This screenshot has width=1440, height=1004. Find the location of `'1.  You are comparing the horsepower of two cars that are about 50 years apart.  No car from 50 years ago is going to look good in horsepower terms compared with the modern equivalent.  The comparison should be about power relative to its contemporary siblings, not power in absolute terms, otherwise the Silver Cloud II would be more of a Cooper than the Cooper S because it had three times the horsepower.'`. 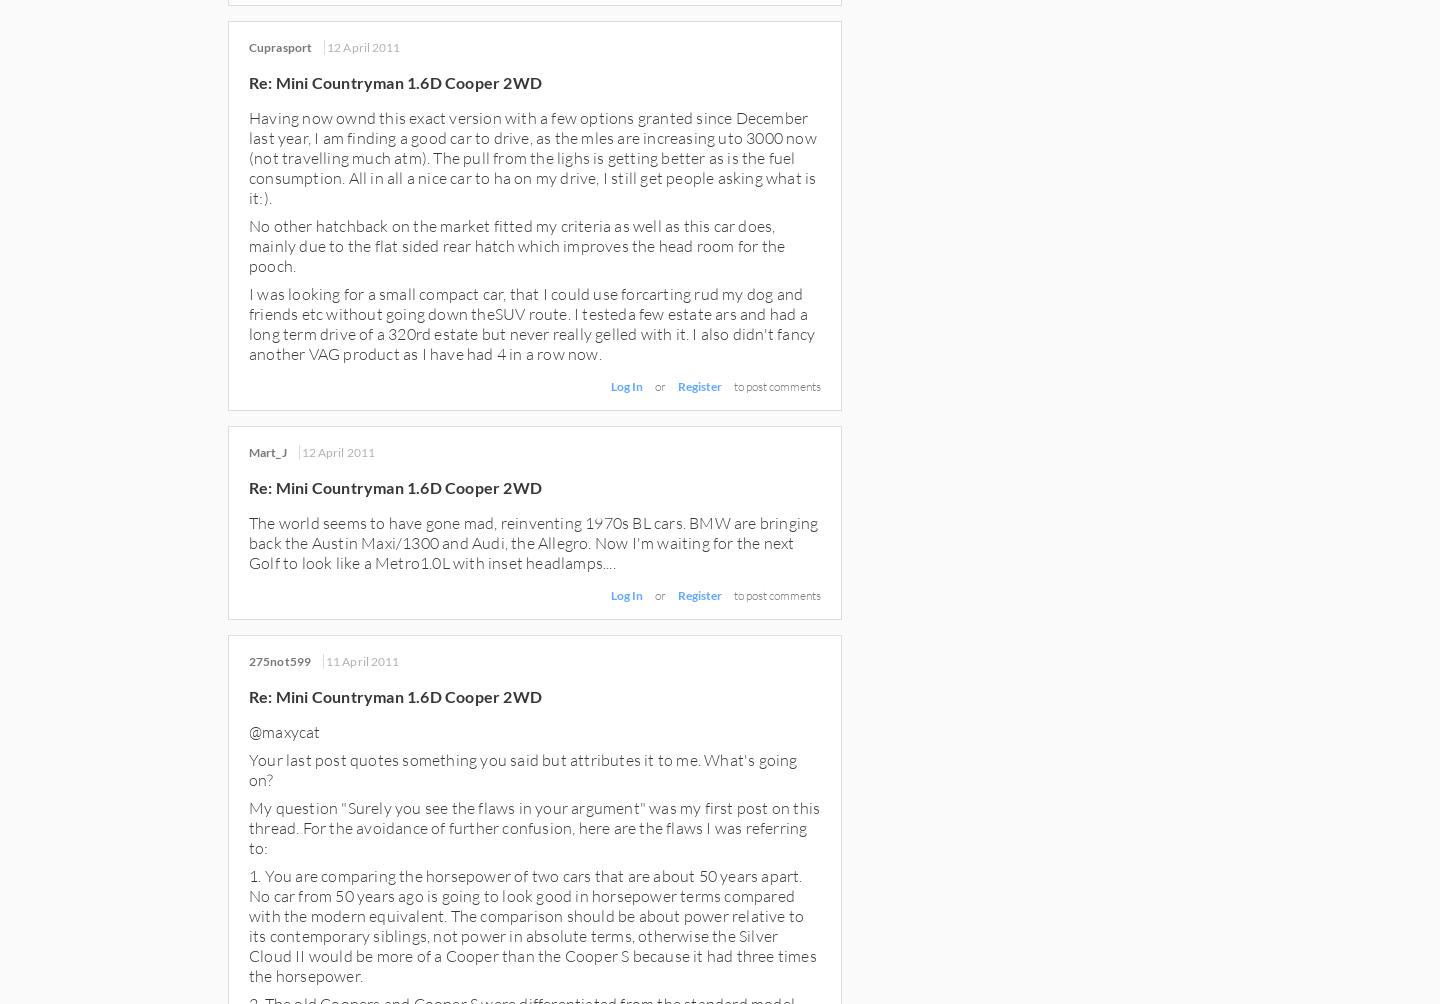

'1.  You are comparing the horsepower of two cars that are about 50 years apart.  No car from 50 years ago is going to look good in horsepower terms compared with the modern equivalent.  The comparison should be about power relative to its contemporary siblings, not power in absolute terms, otherwise the Silver Cloud II would be more of a Cooper than the Cooper S because it had three times the horsepower.' is located at coordinates (531, 924).